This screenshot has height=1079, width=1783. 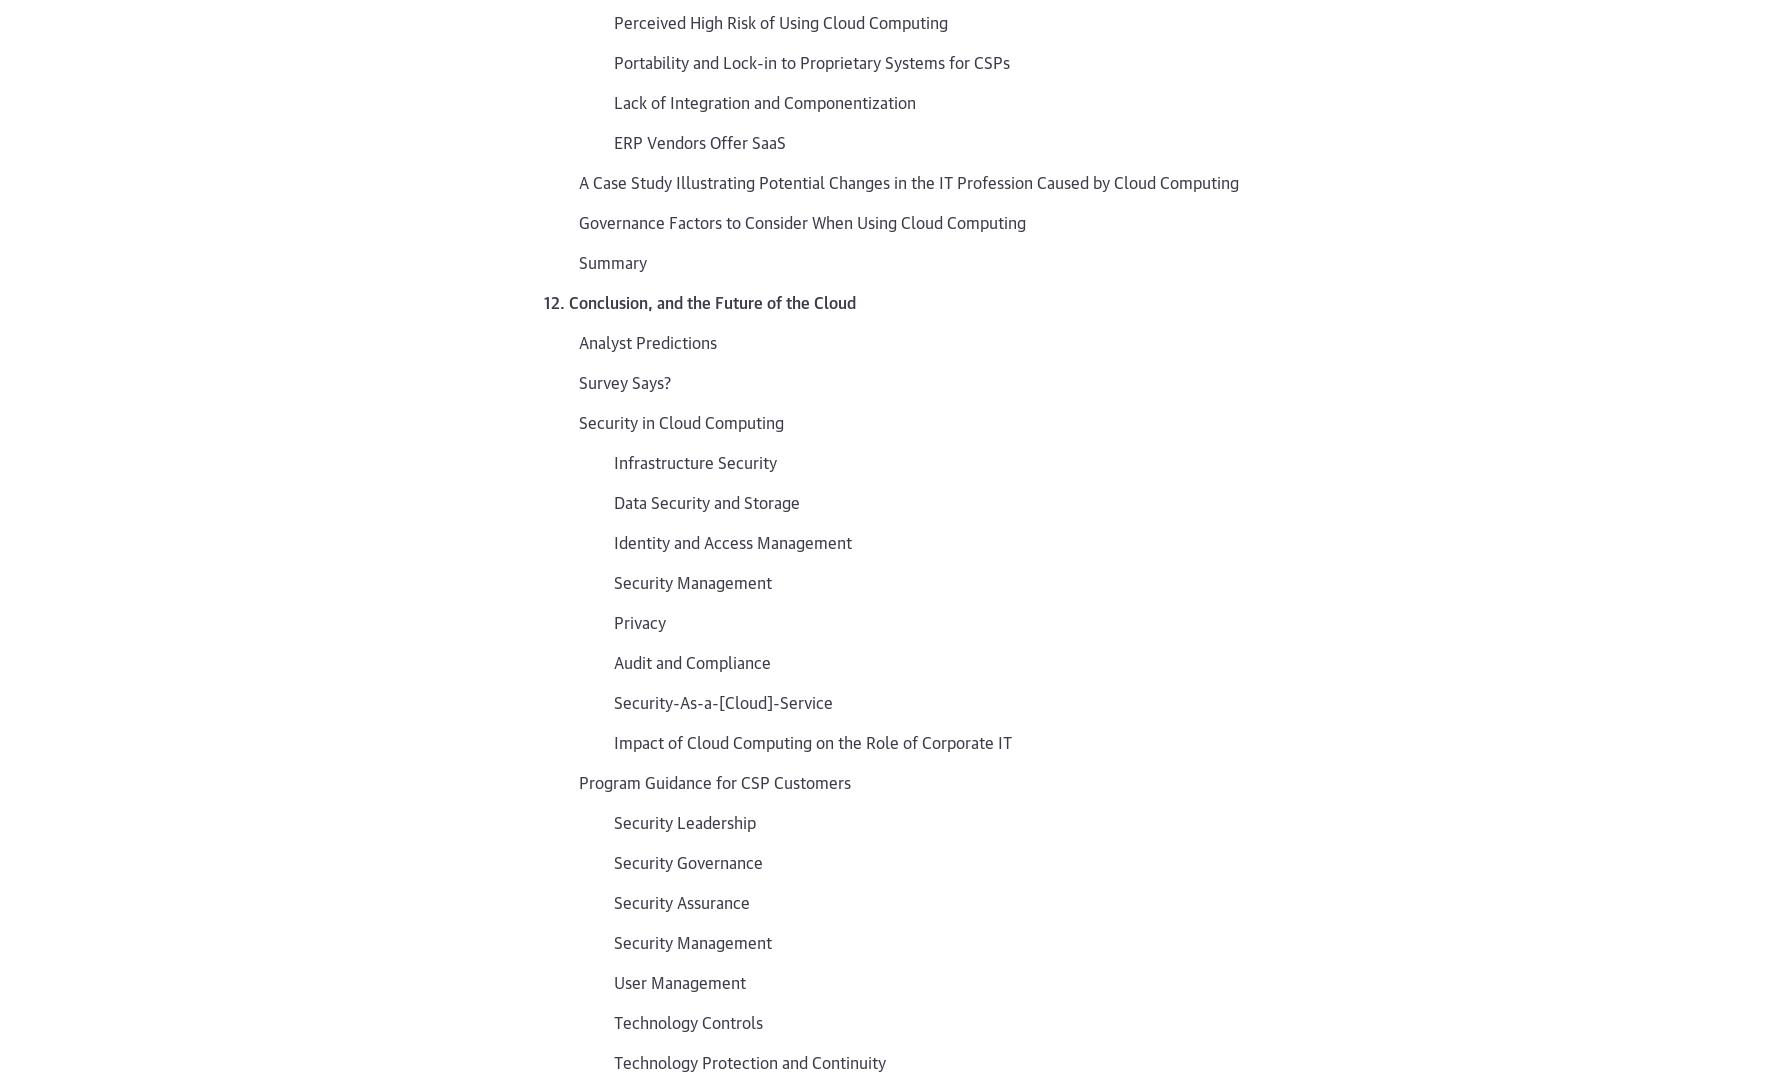 What do you see at coordinates (688, 861) in the screenshot?
I see `'Security Governance'` at bounding box center [688, 861].